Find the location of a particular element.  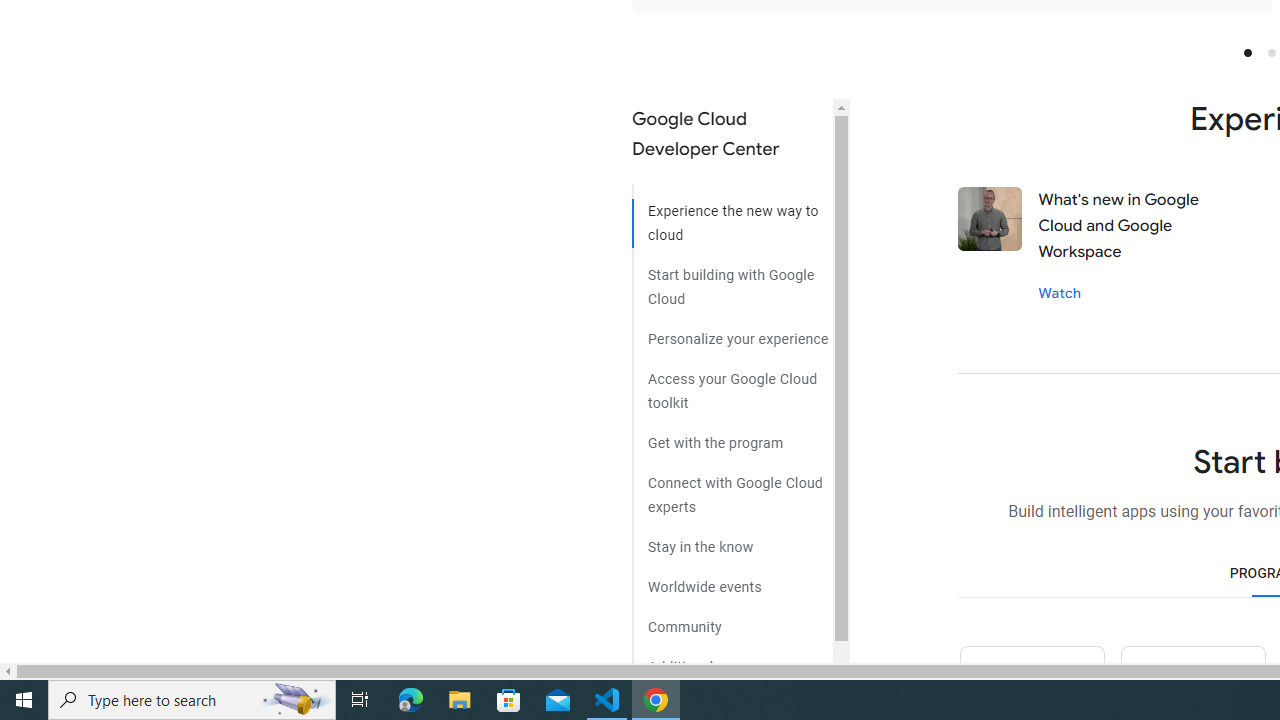

'Slide 1' is located at coordinates (1246, 51).